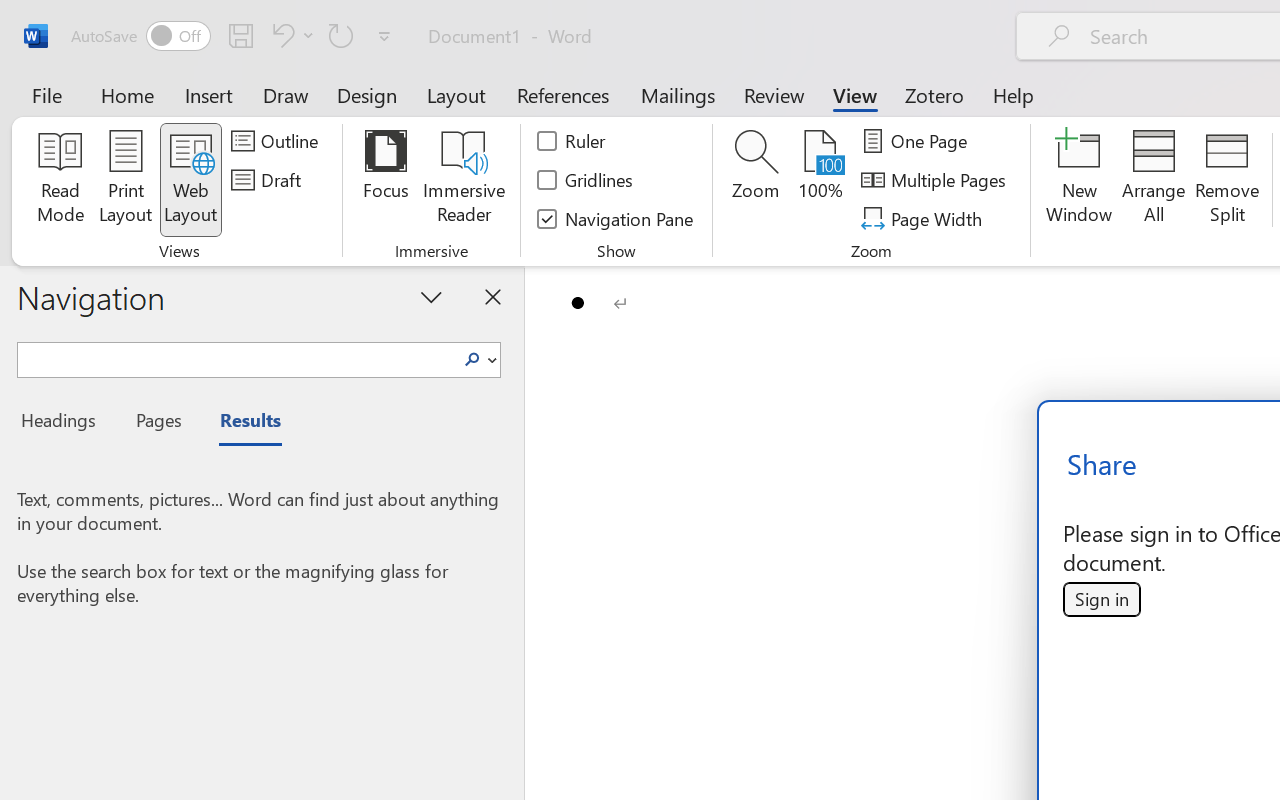  What do you see at coordinates (463, 179) in the screenshot?
I see `'Immersive Reader'` at bounding box center [463, 179].